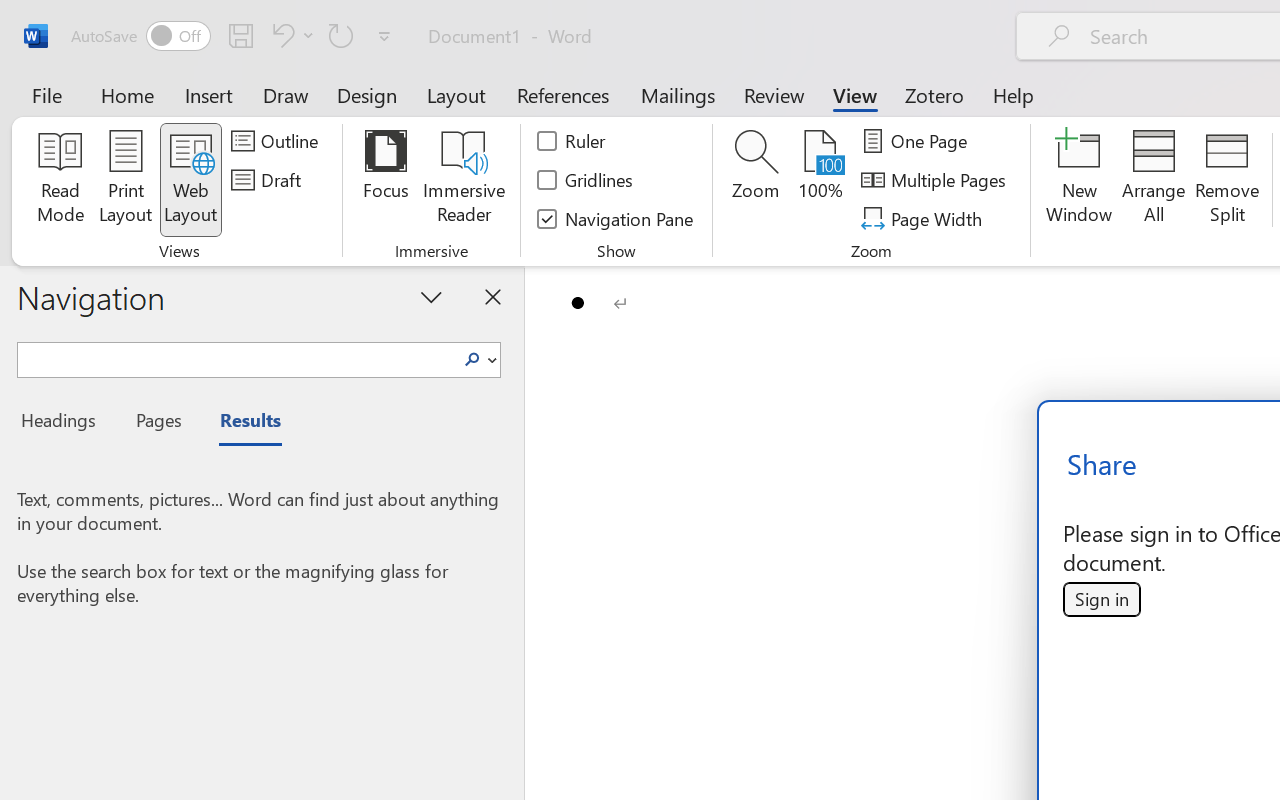  What do you see at coordinates (463, 179) in the screenshot?
I see `'Immersive Reader'` at bounding box center [463, 179].